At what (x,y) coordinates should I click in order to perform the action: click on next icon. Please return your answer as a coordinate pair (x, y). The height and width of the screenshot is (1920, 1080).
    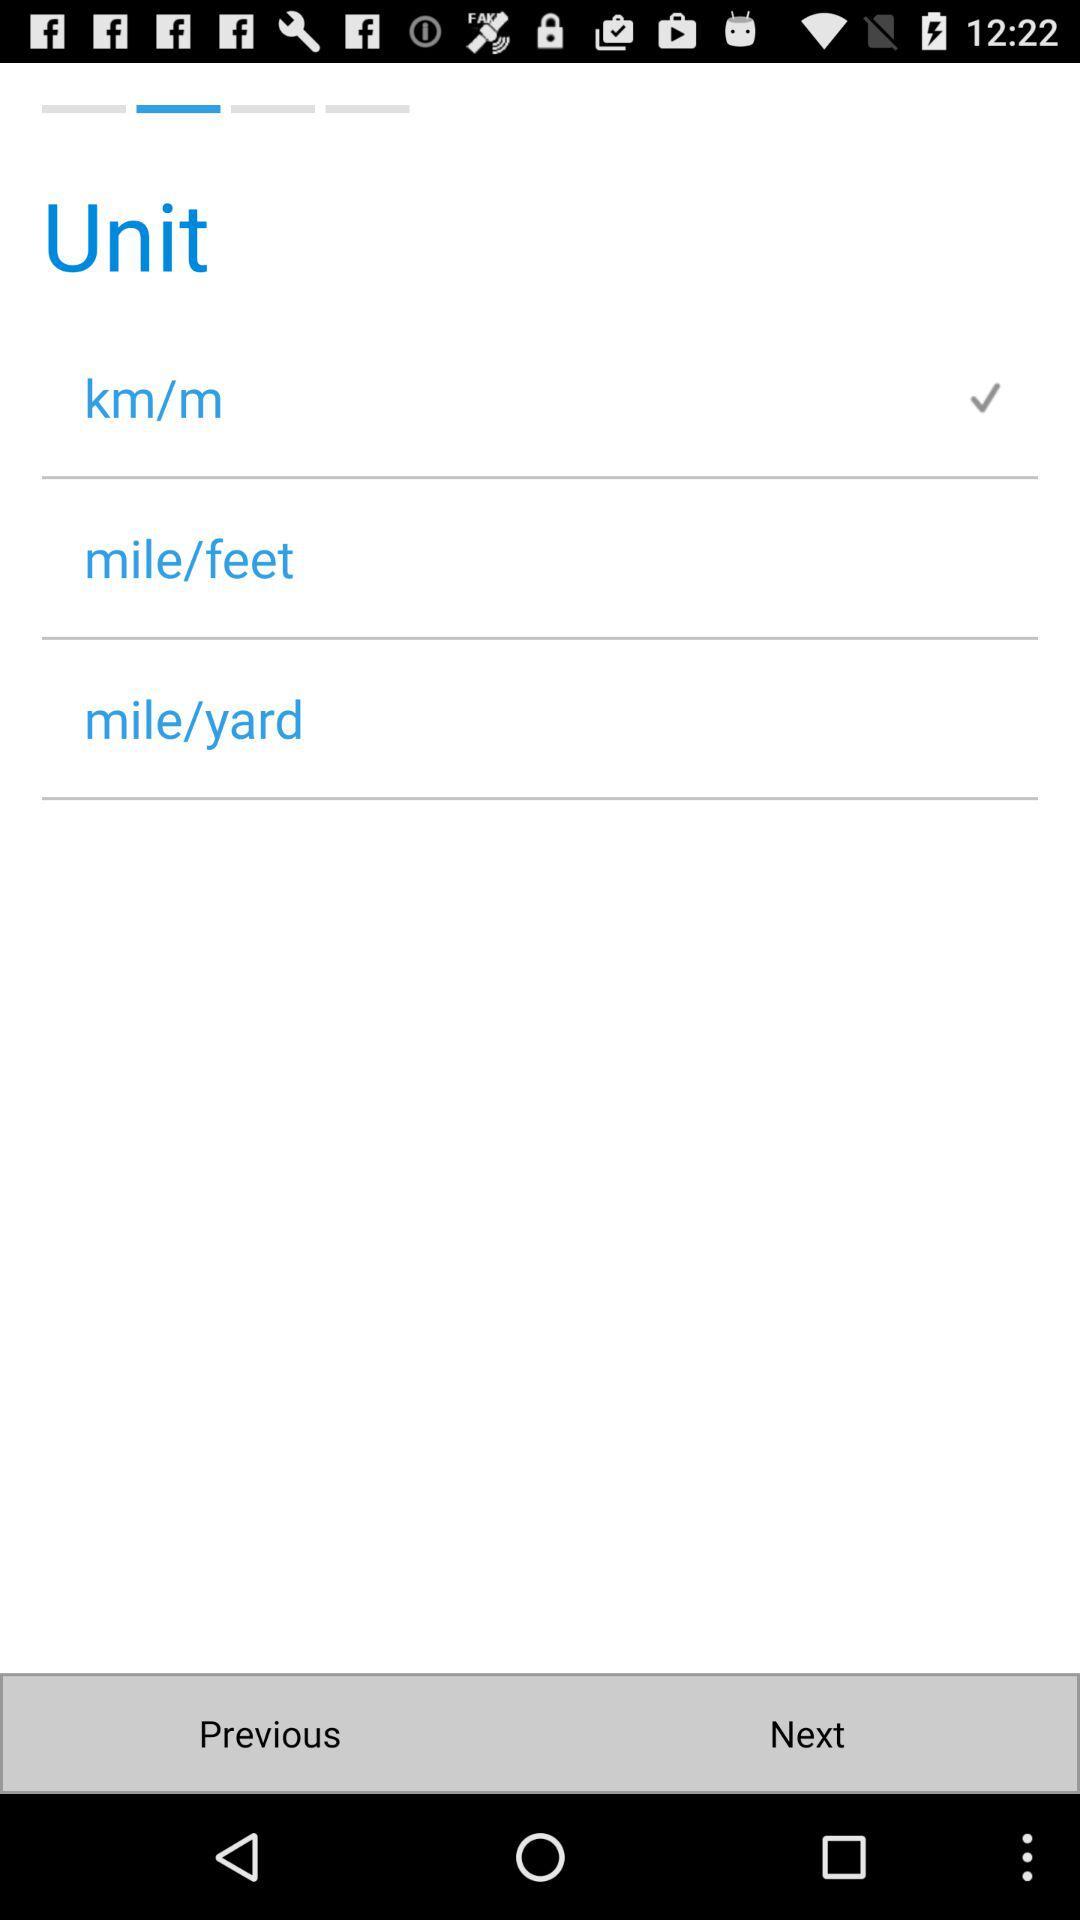
    Looking at the image, I should click on (805, 1732).